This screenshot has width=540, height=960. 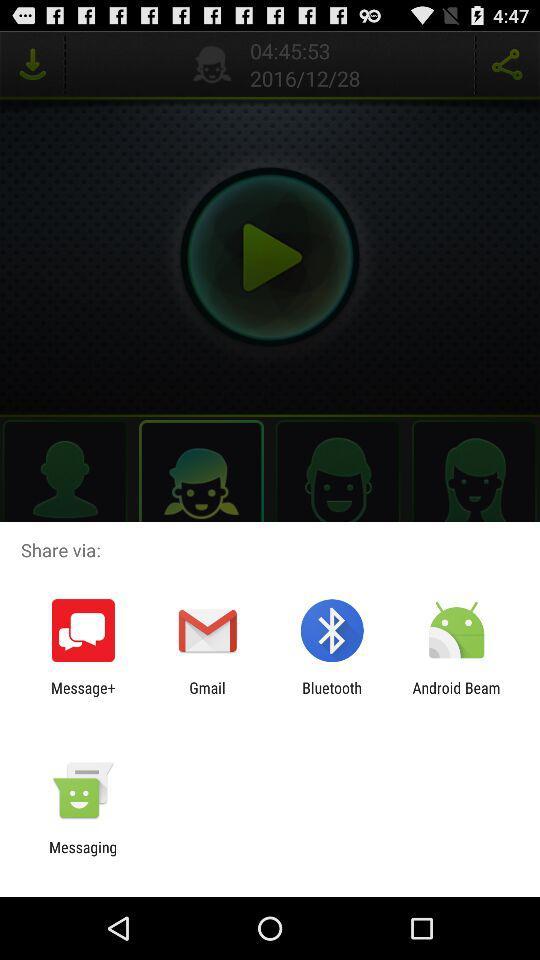 I want to click on the item to the left of the android beam icon, so click(x=332, y=696).